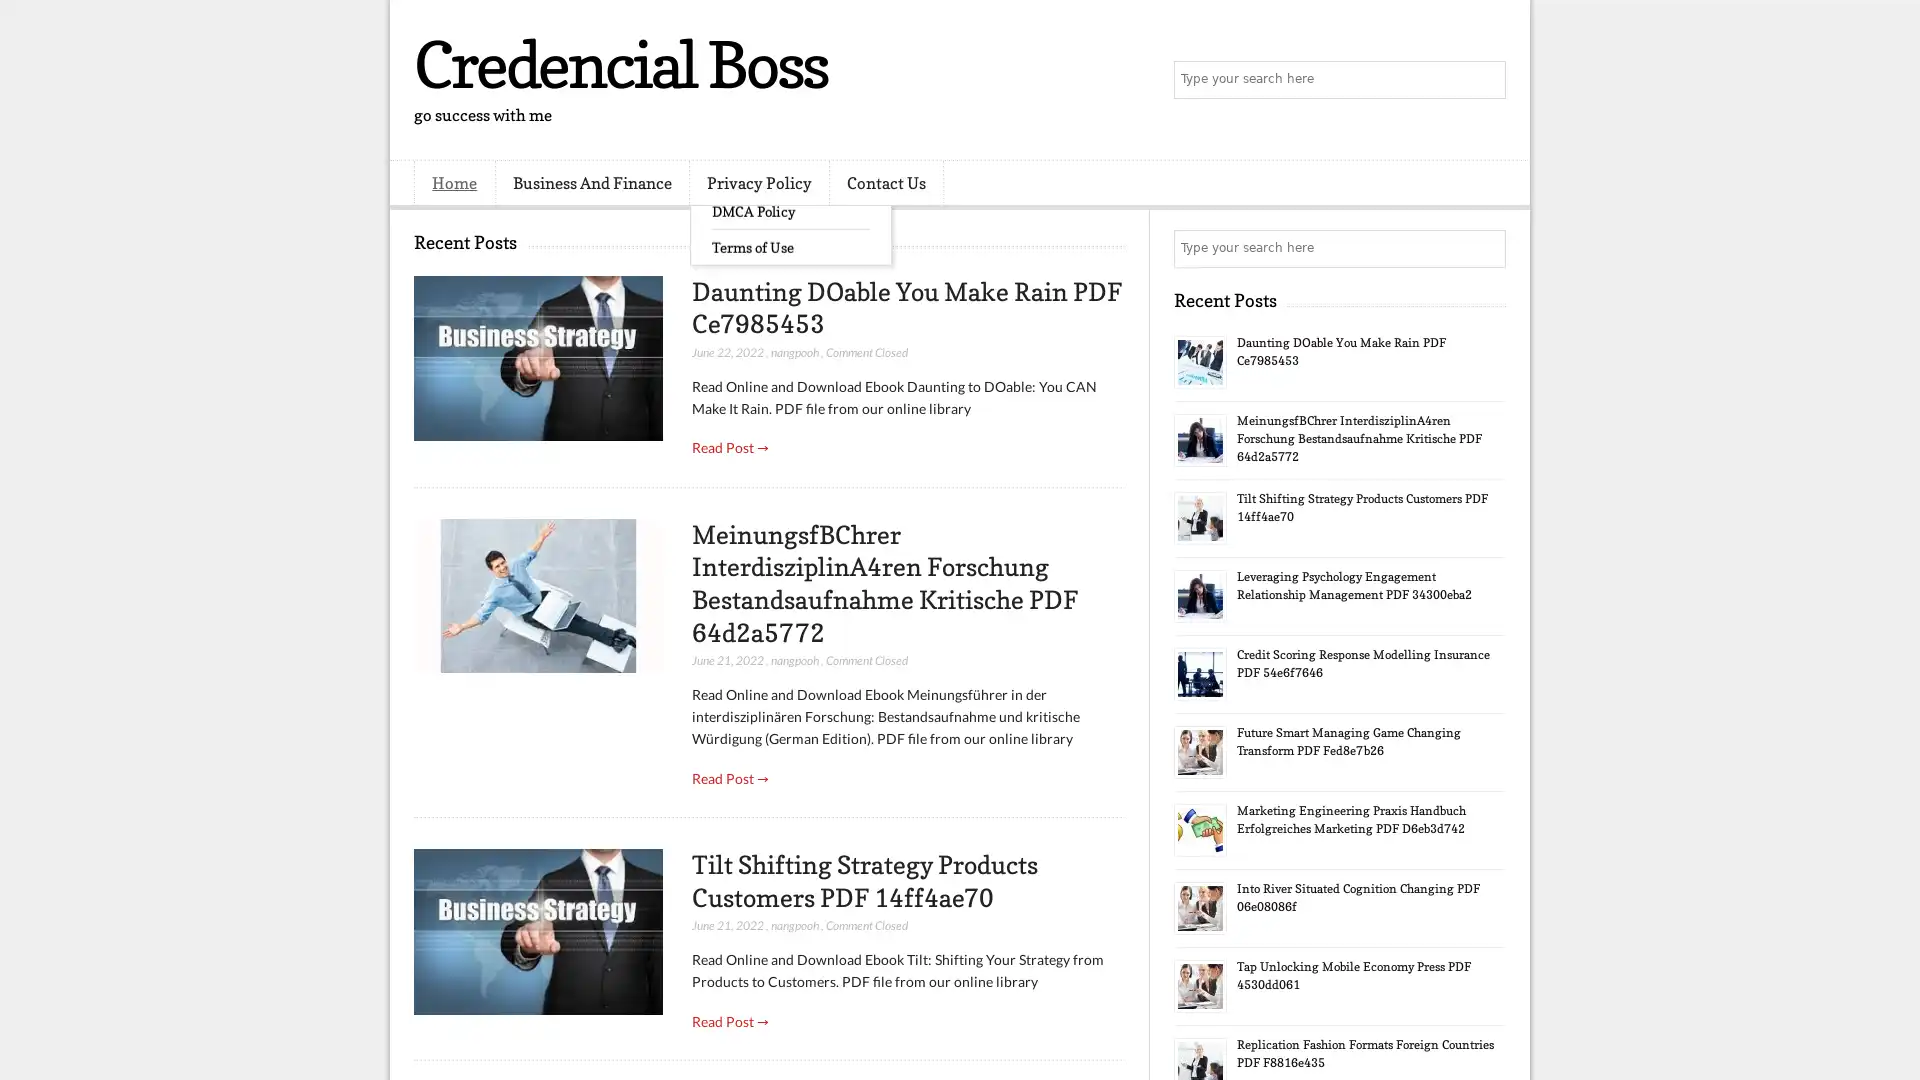  Describe the element at coordinates (1485, 80) in the screenshot. I see `Search` at that location.